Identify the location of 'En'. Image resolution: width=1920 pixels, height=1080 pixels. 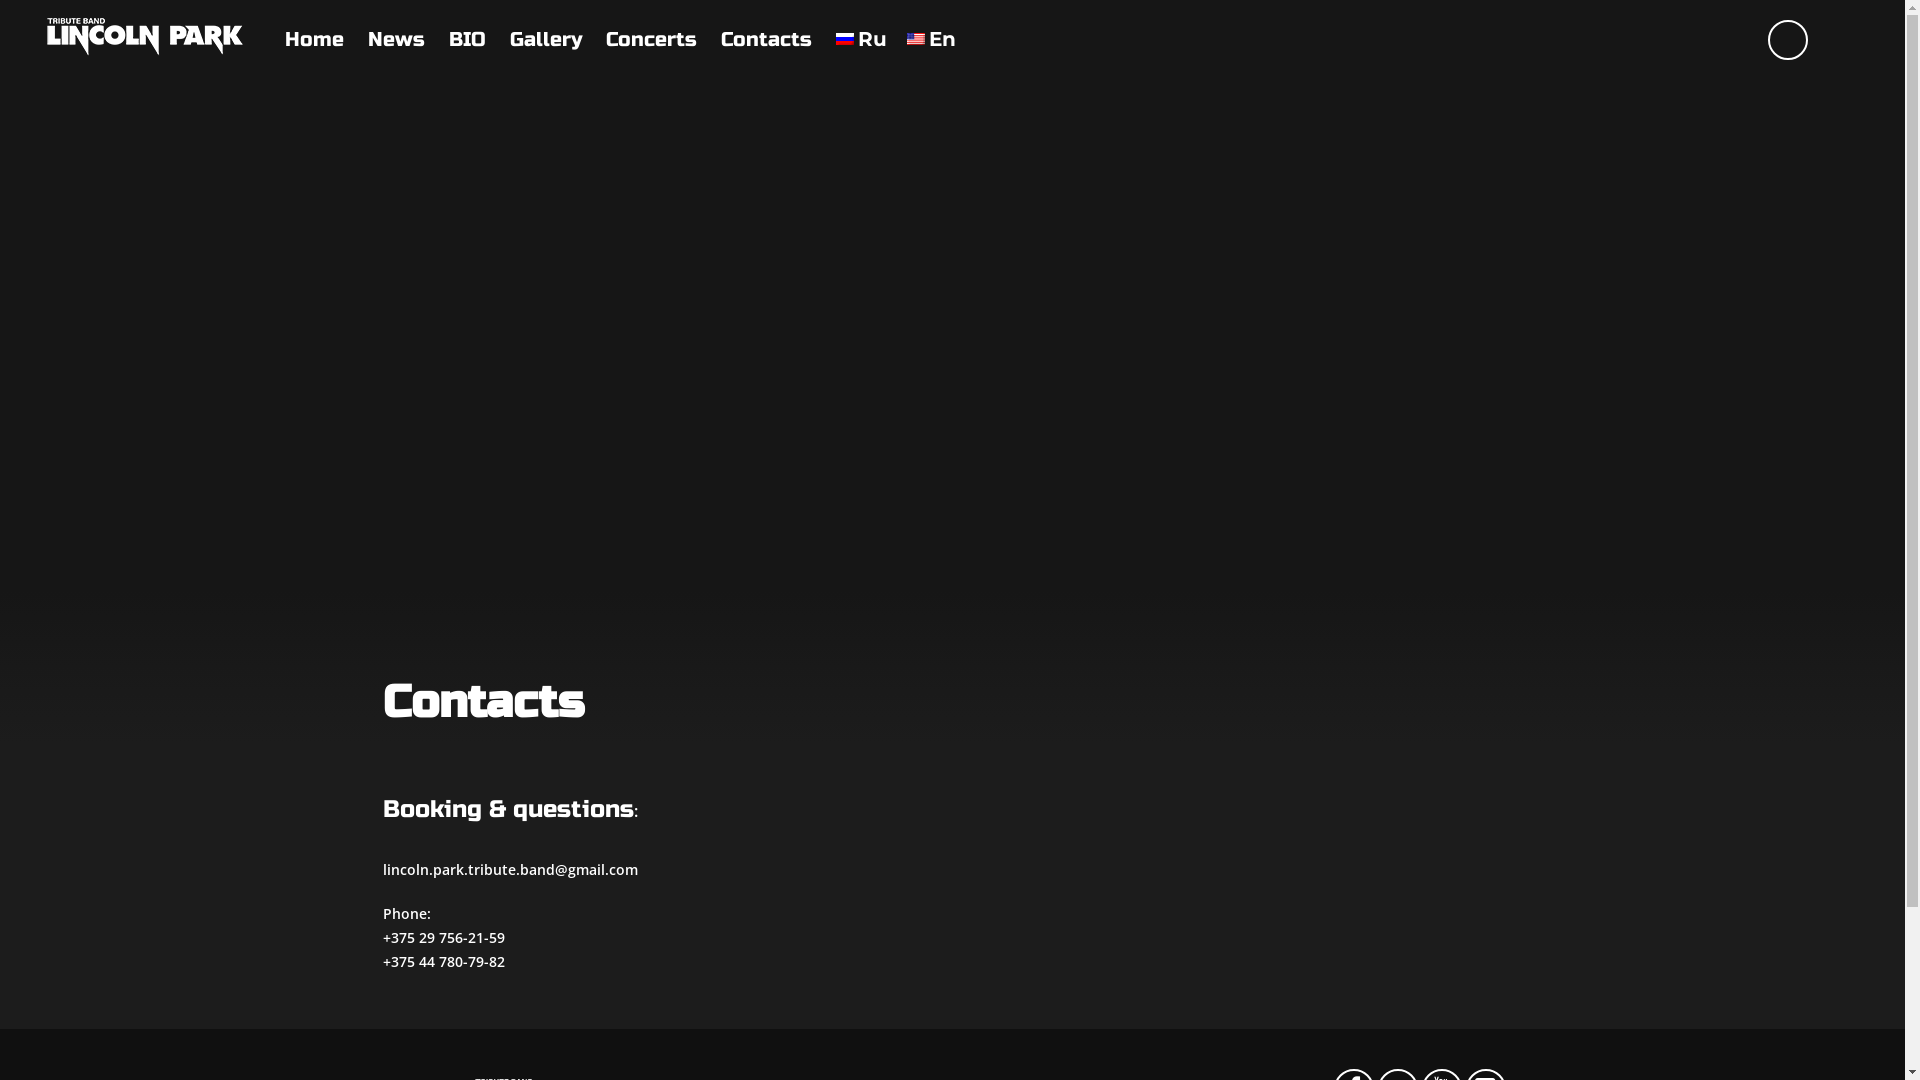
(930, 39).